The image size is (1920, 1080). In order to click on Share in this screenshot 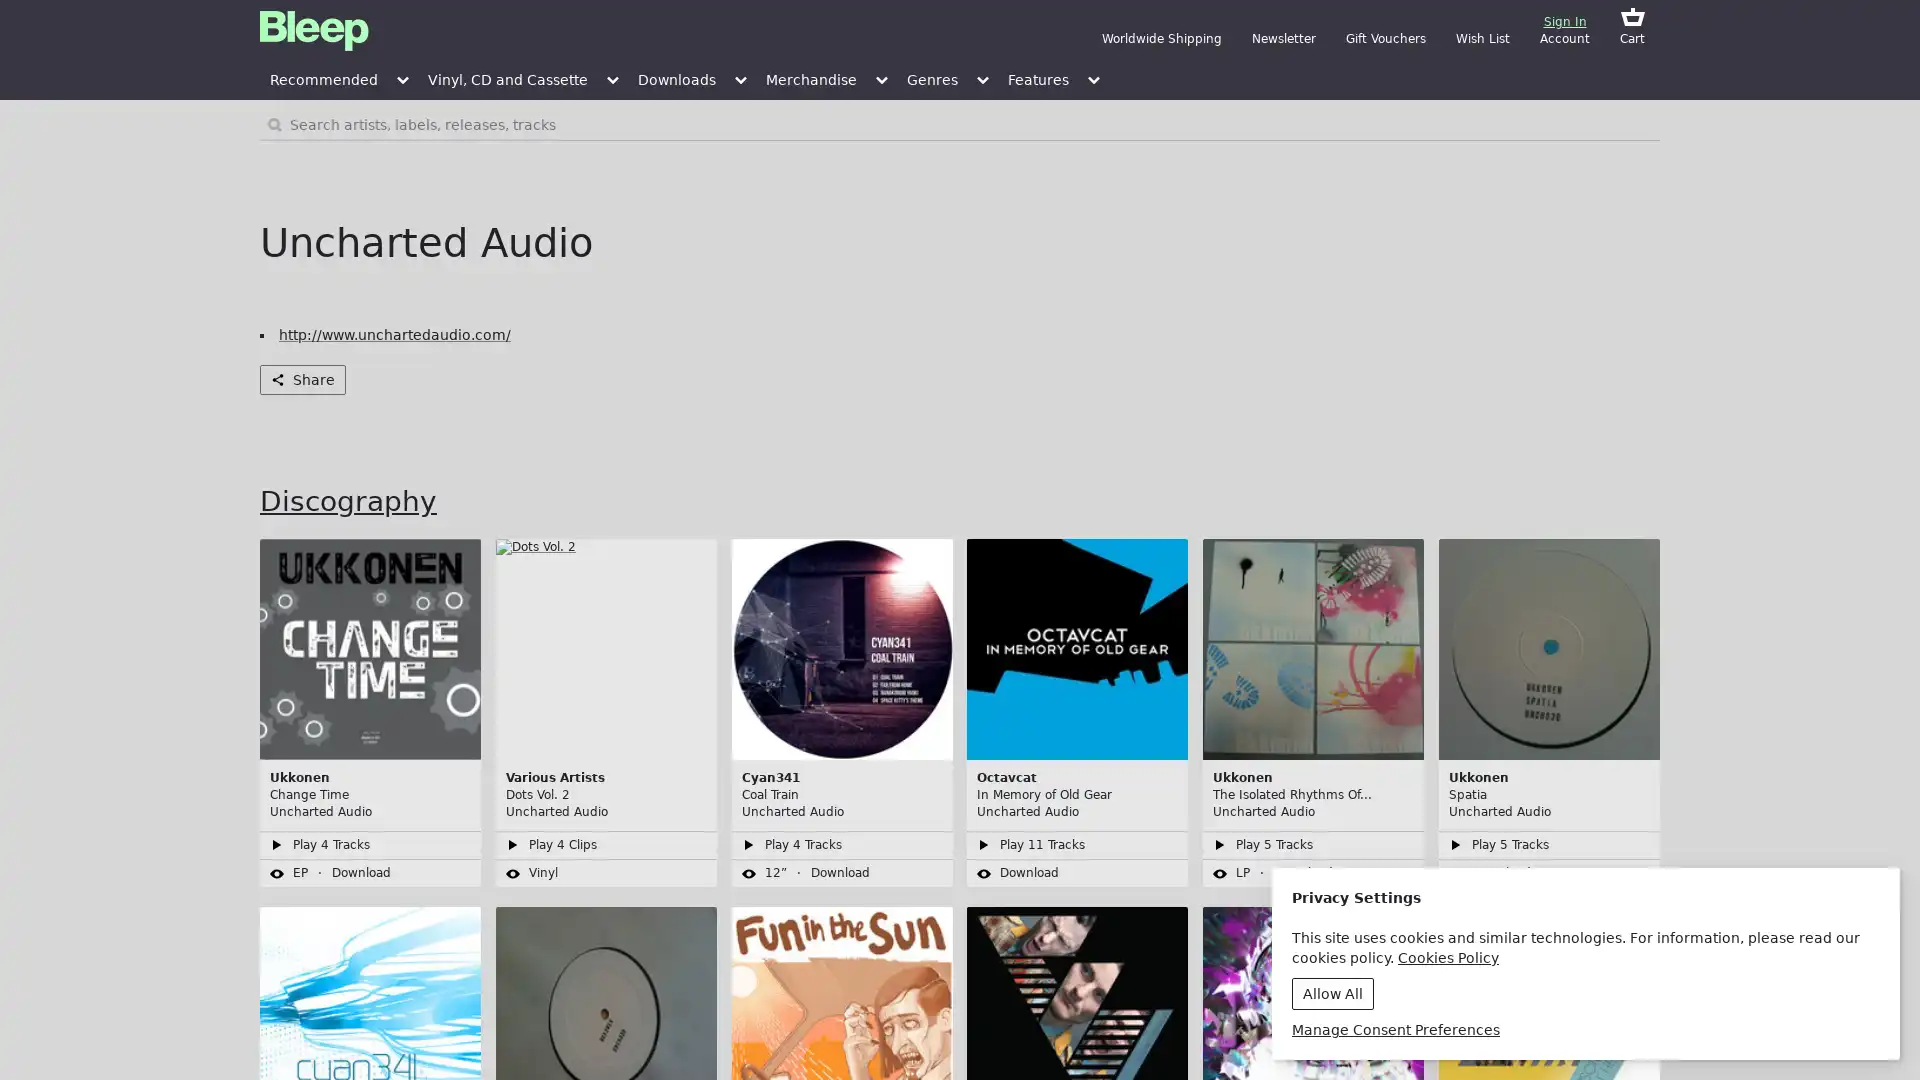, I will do `click(301, 380)`.